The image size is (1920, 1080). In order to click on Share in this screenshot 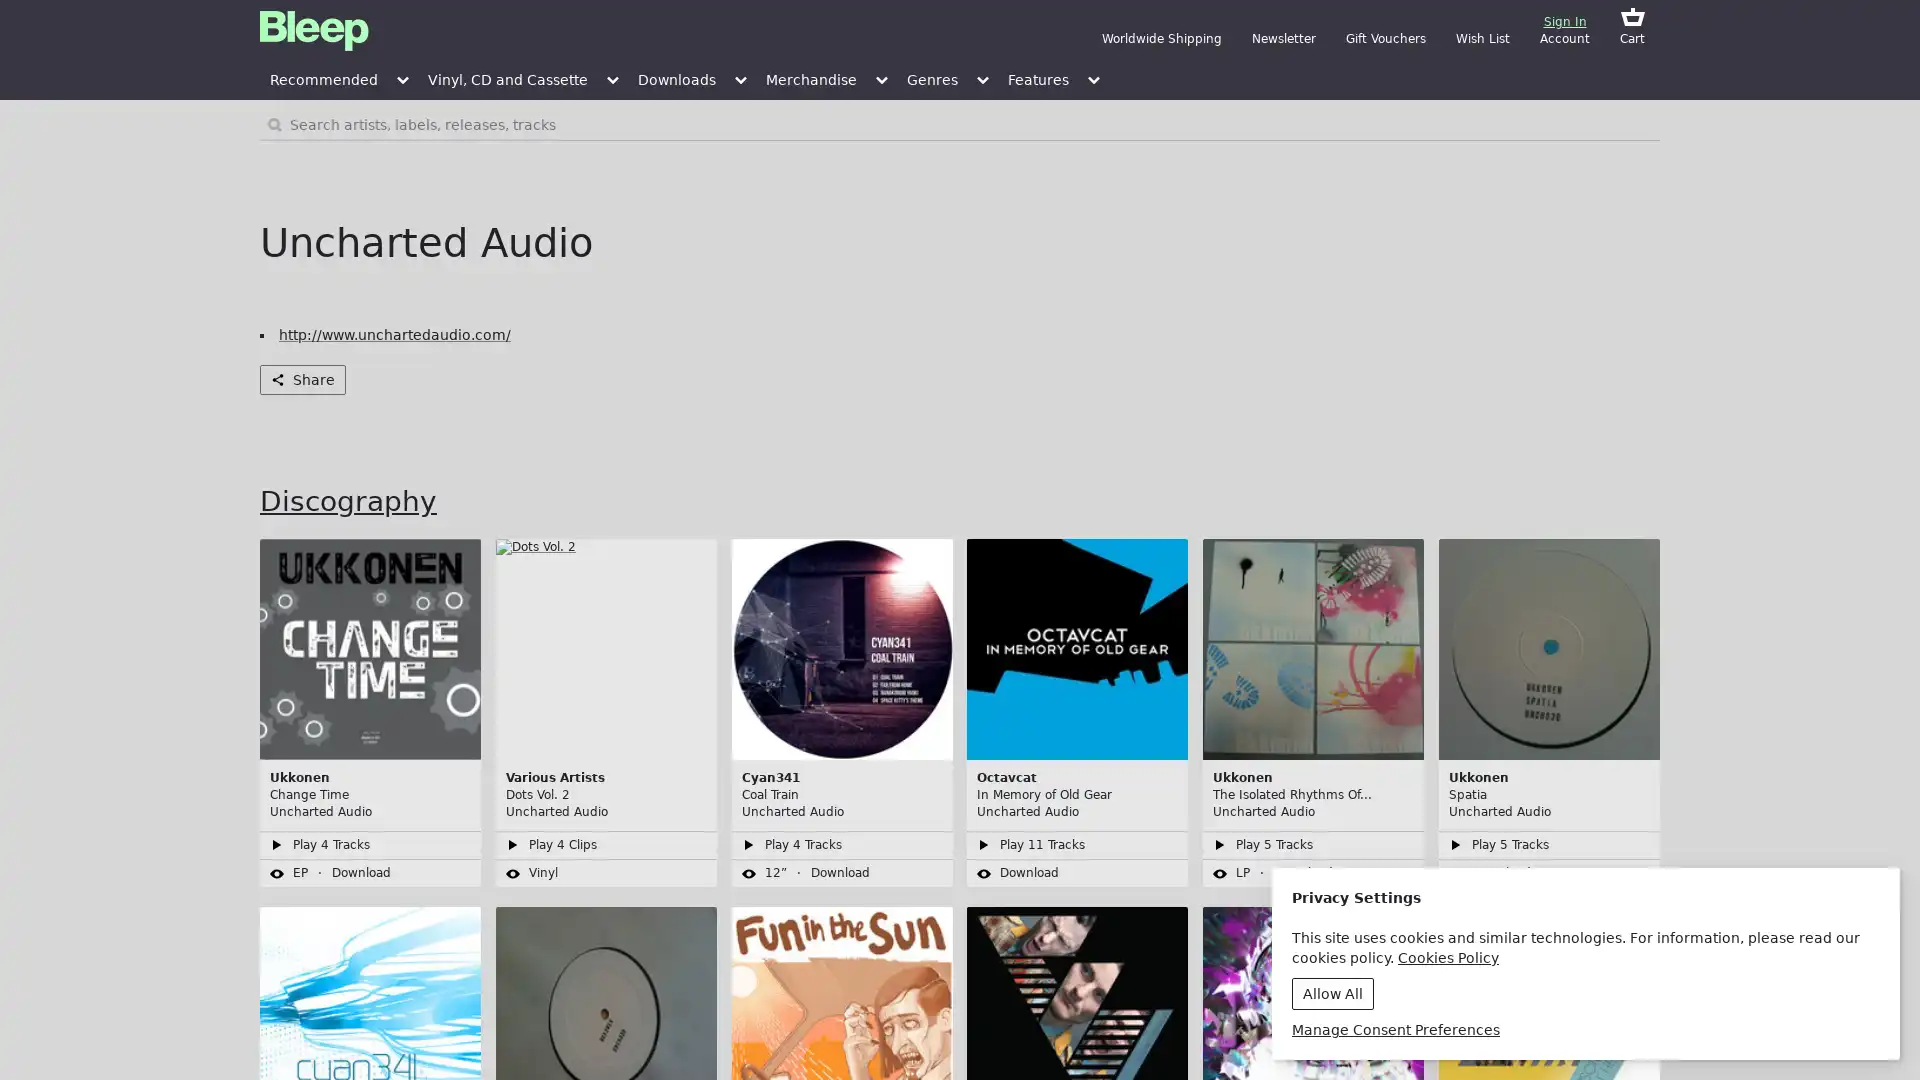, I will do `click(301, 380)`.